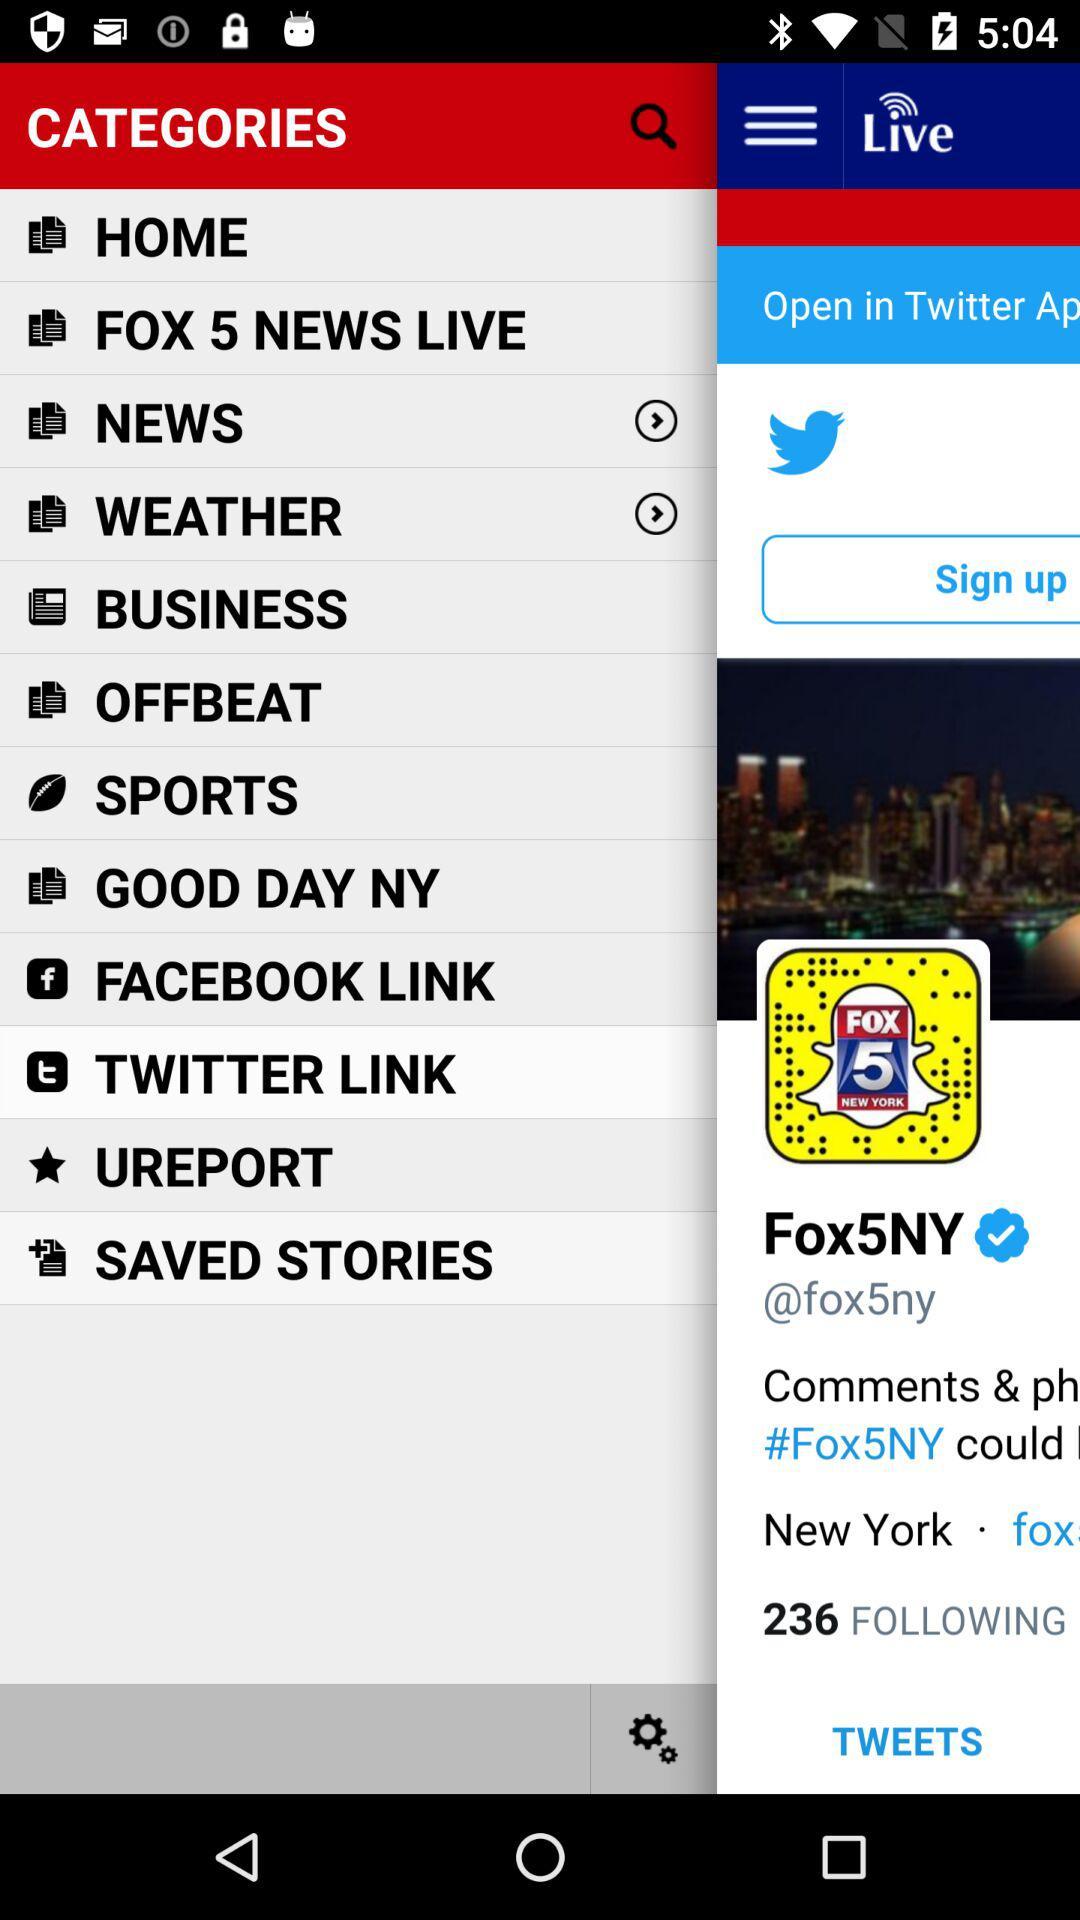 The image size is (1080, 1920). I want to click on good day ny icon, so click(266, 885).